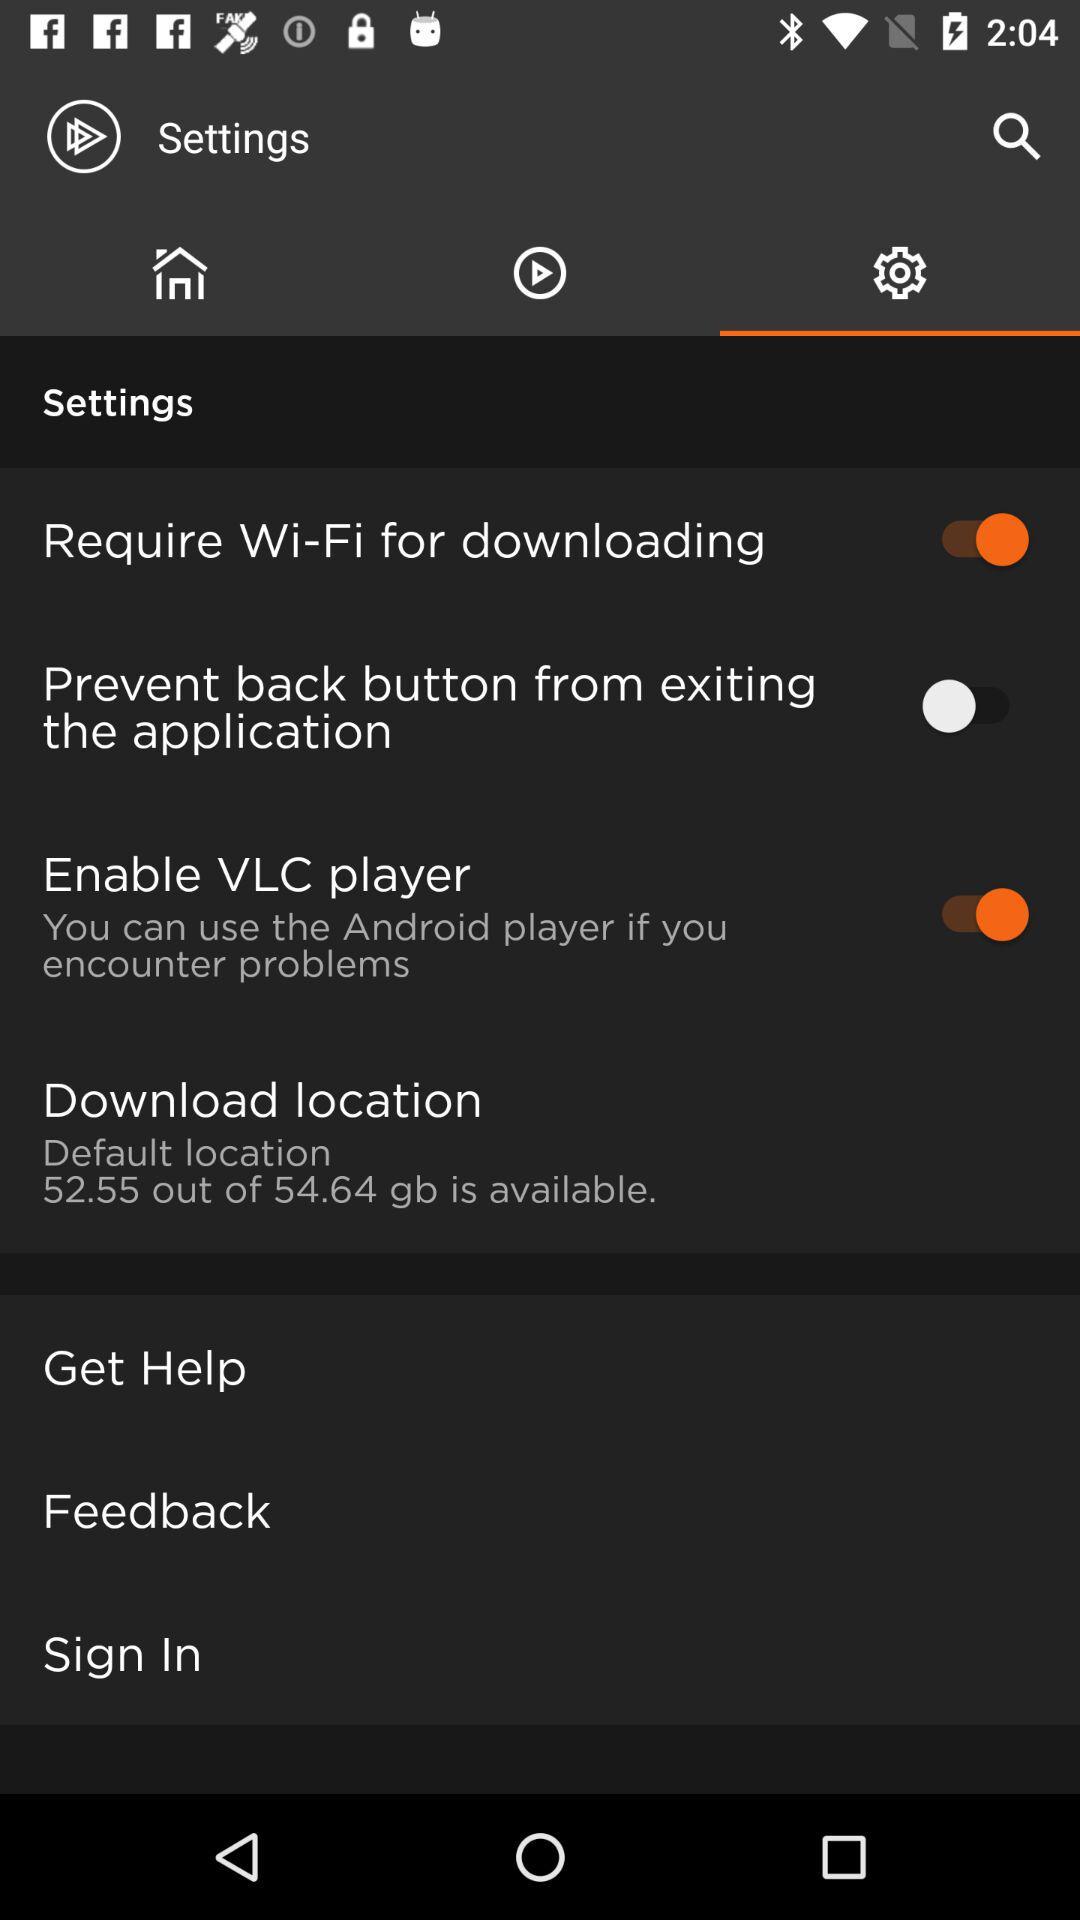  Describe the element at coordinates (974, 913) in the screenshot. I see `the button which is on the left side of enable vlc player` at that location.